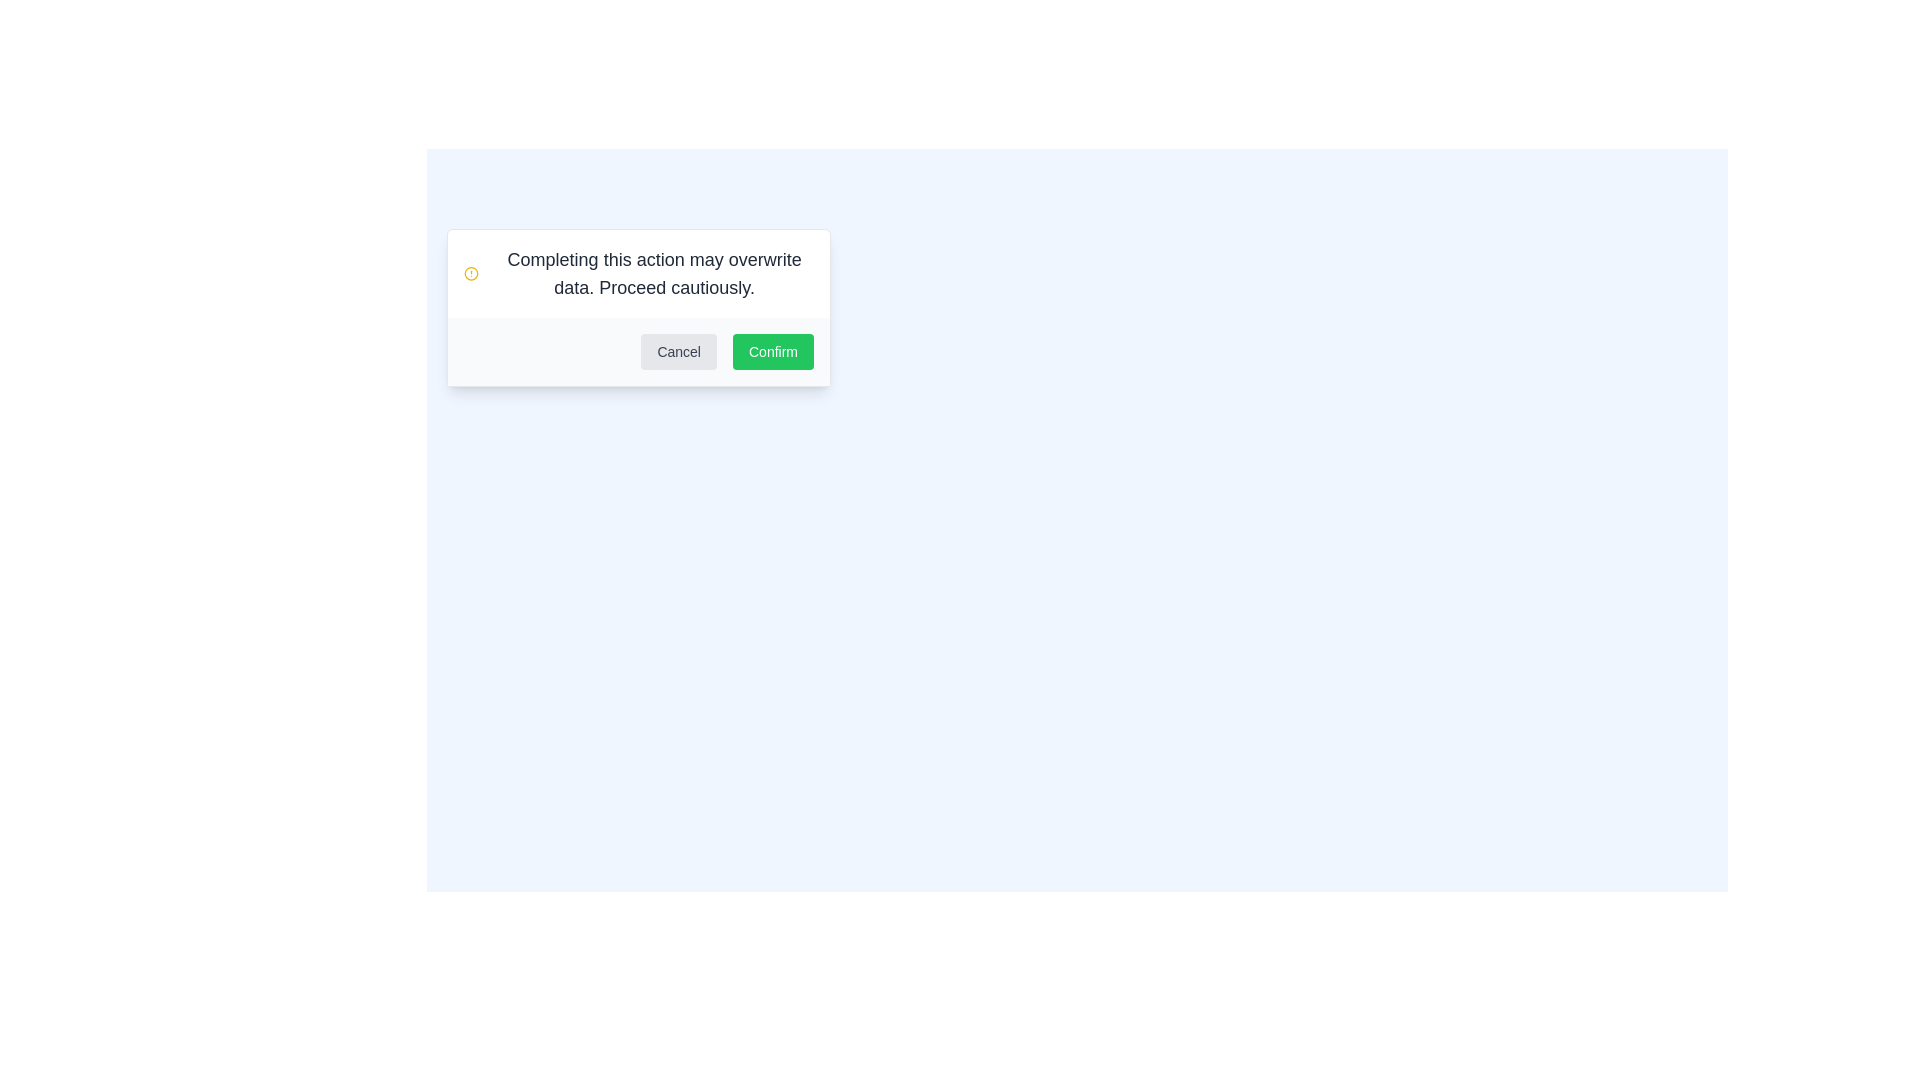  I want to click on the 'Cancel' button with a light gray background and rounded corners located on the left side of the 'Confirm' button in the dialog box footer, so click(679, 350).